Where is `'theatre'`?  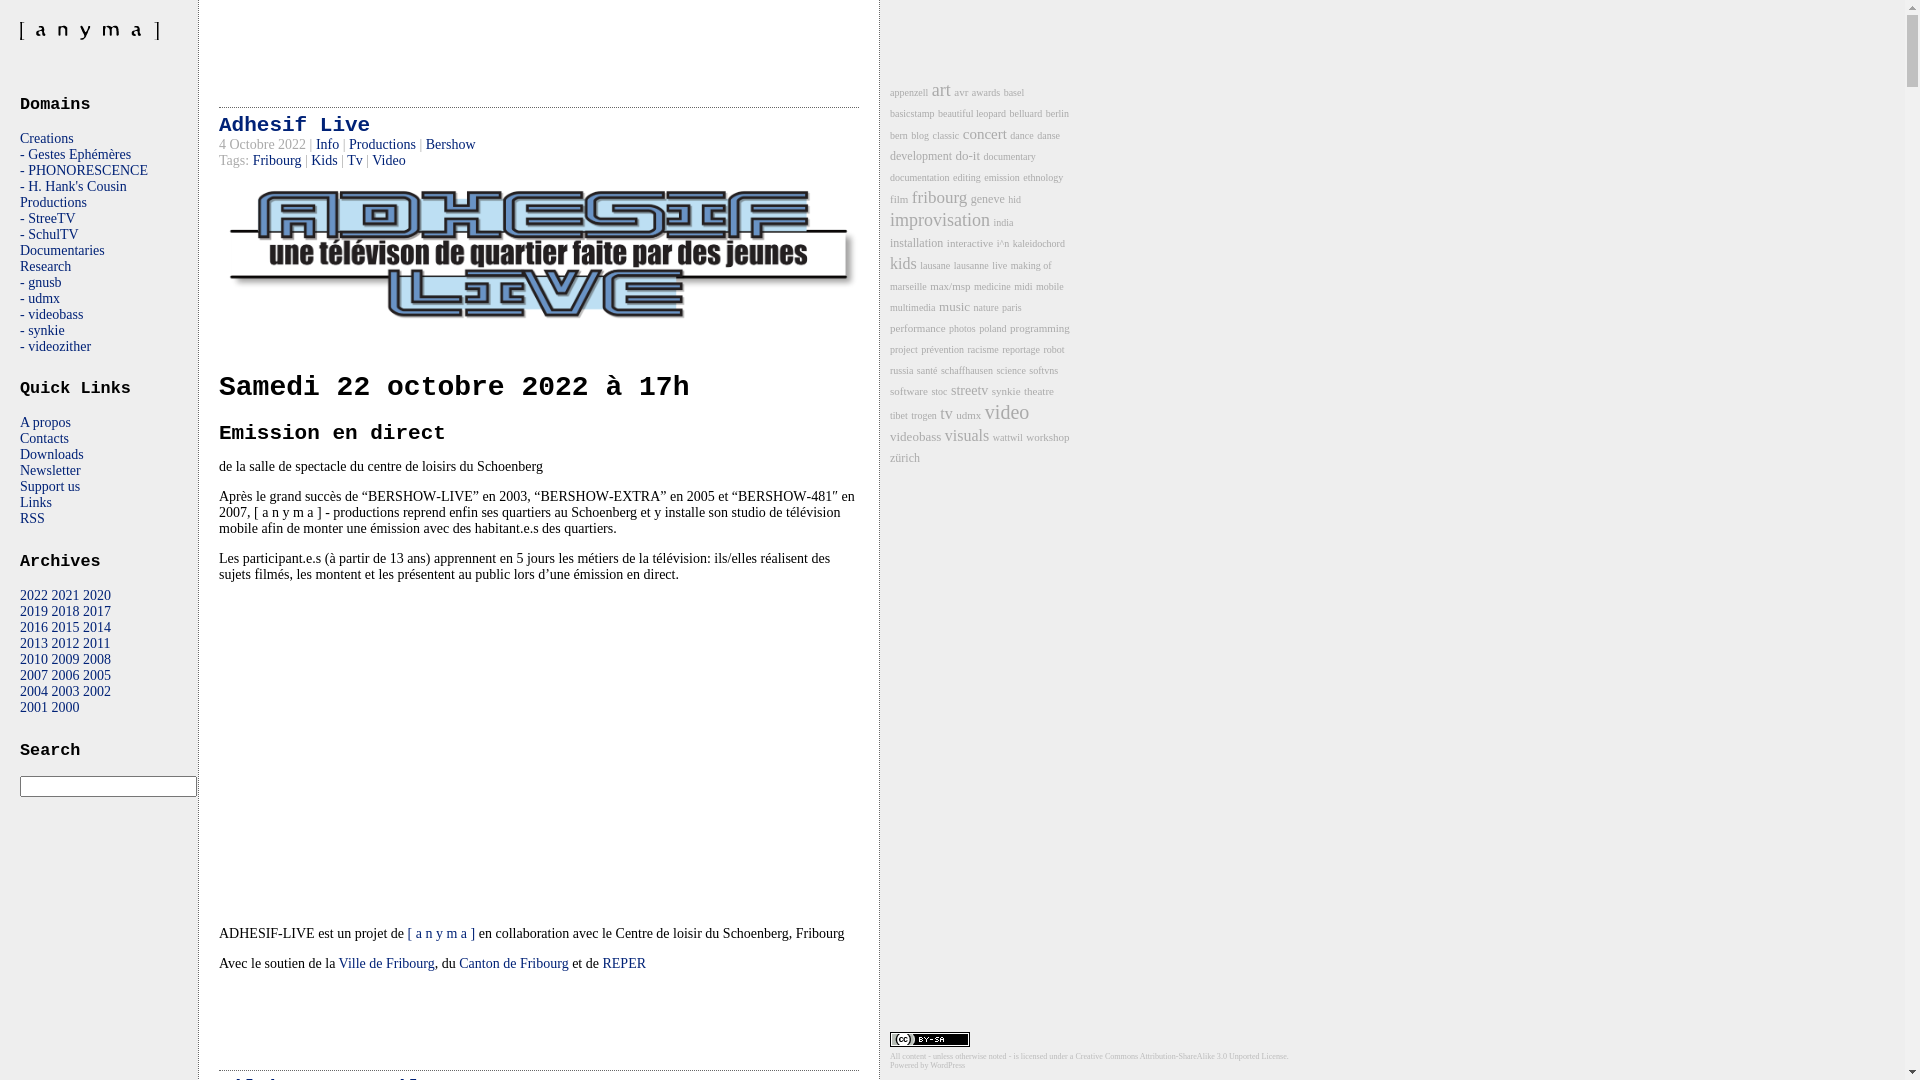 'theatre' is located at coordinates (1038, 390).